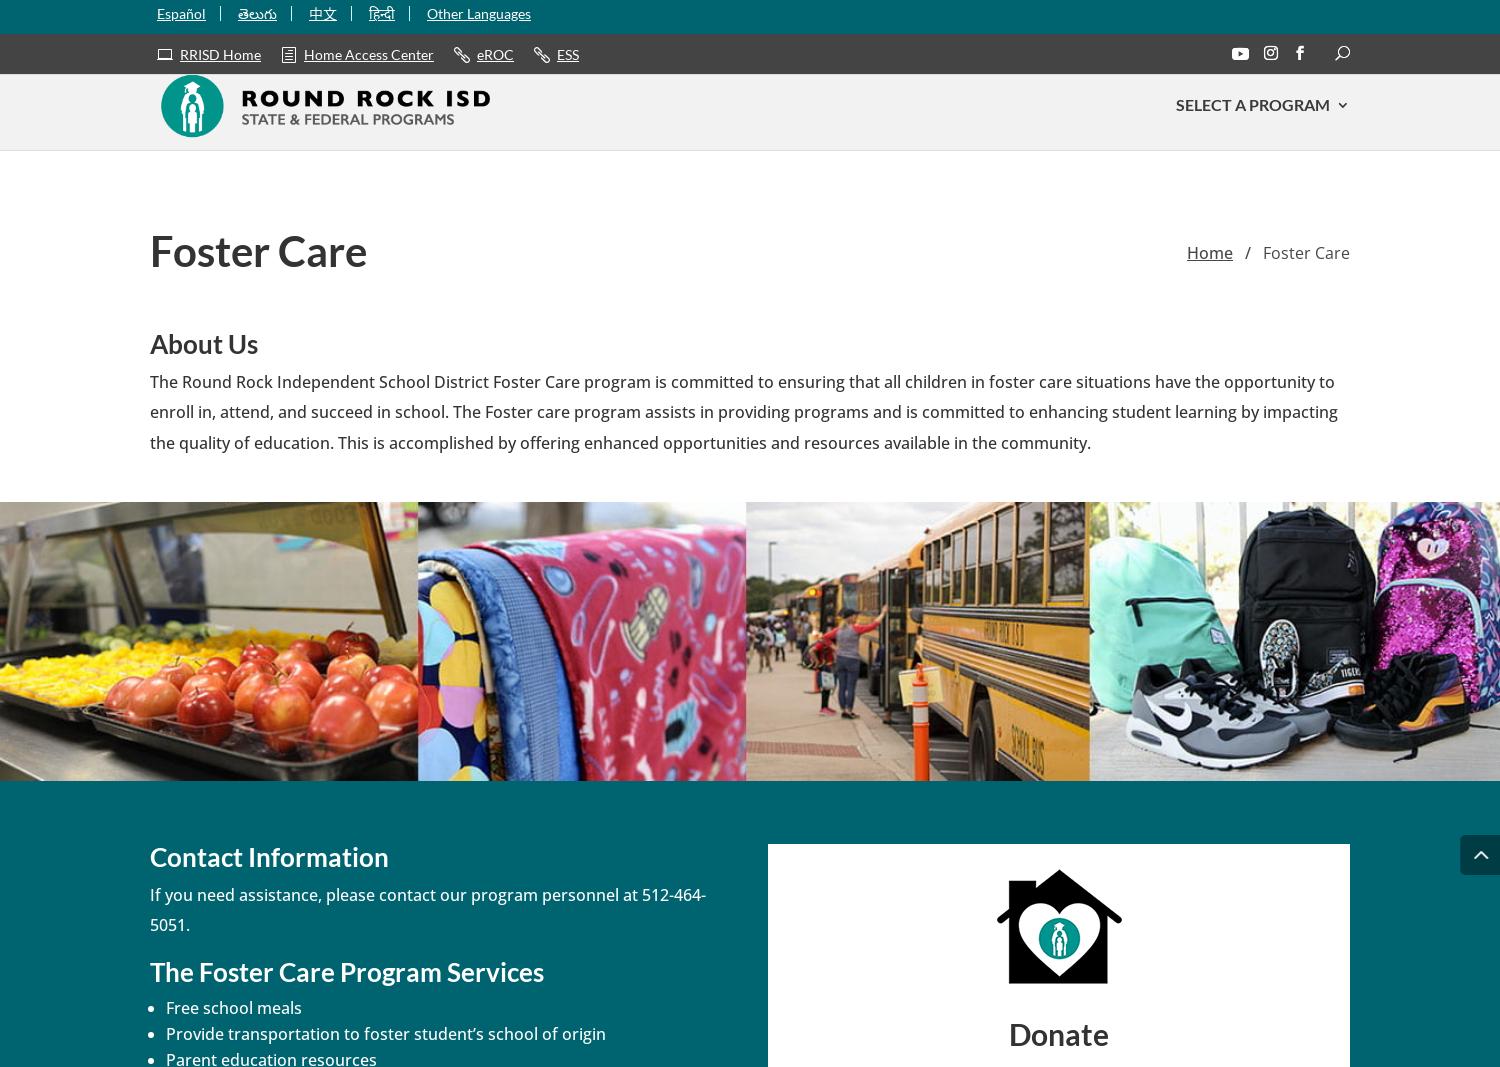  I want to click on 'Español', so click(181, 19).